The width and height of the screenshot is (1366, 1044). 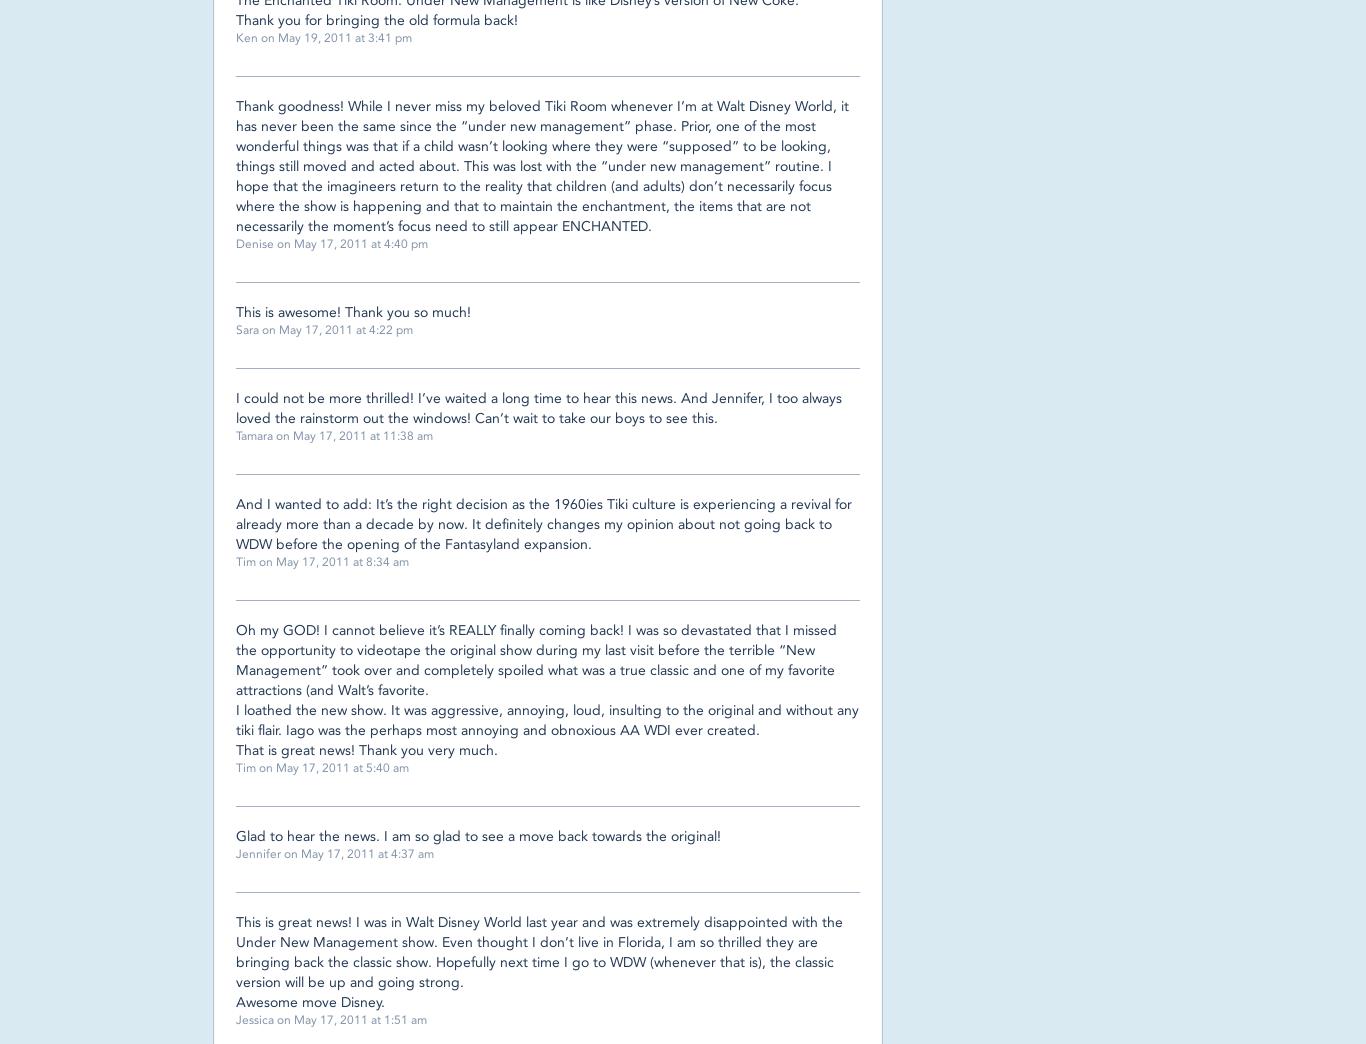 I want to click on 'Jennifer', so click(x=236, y=853).